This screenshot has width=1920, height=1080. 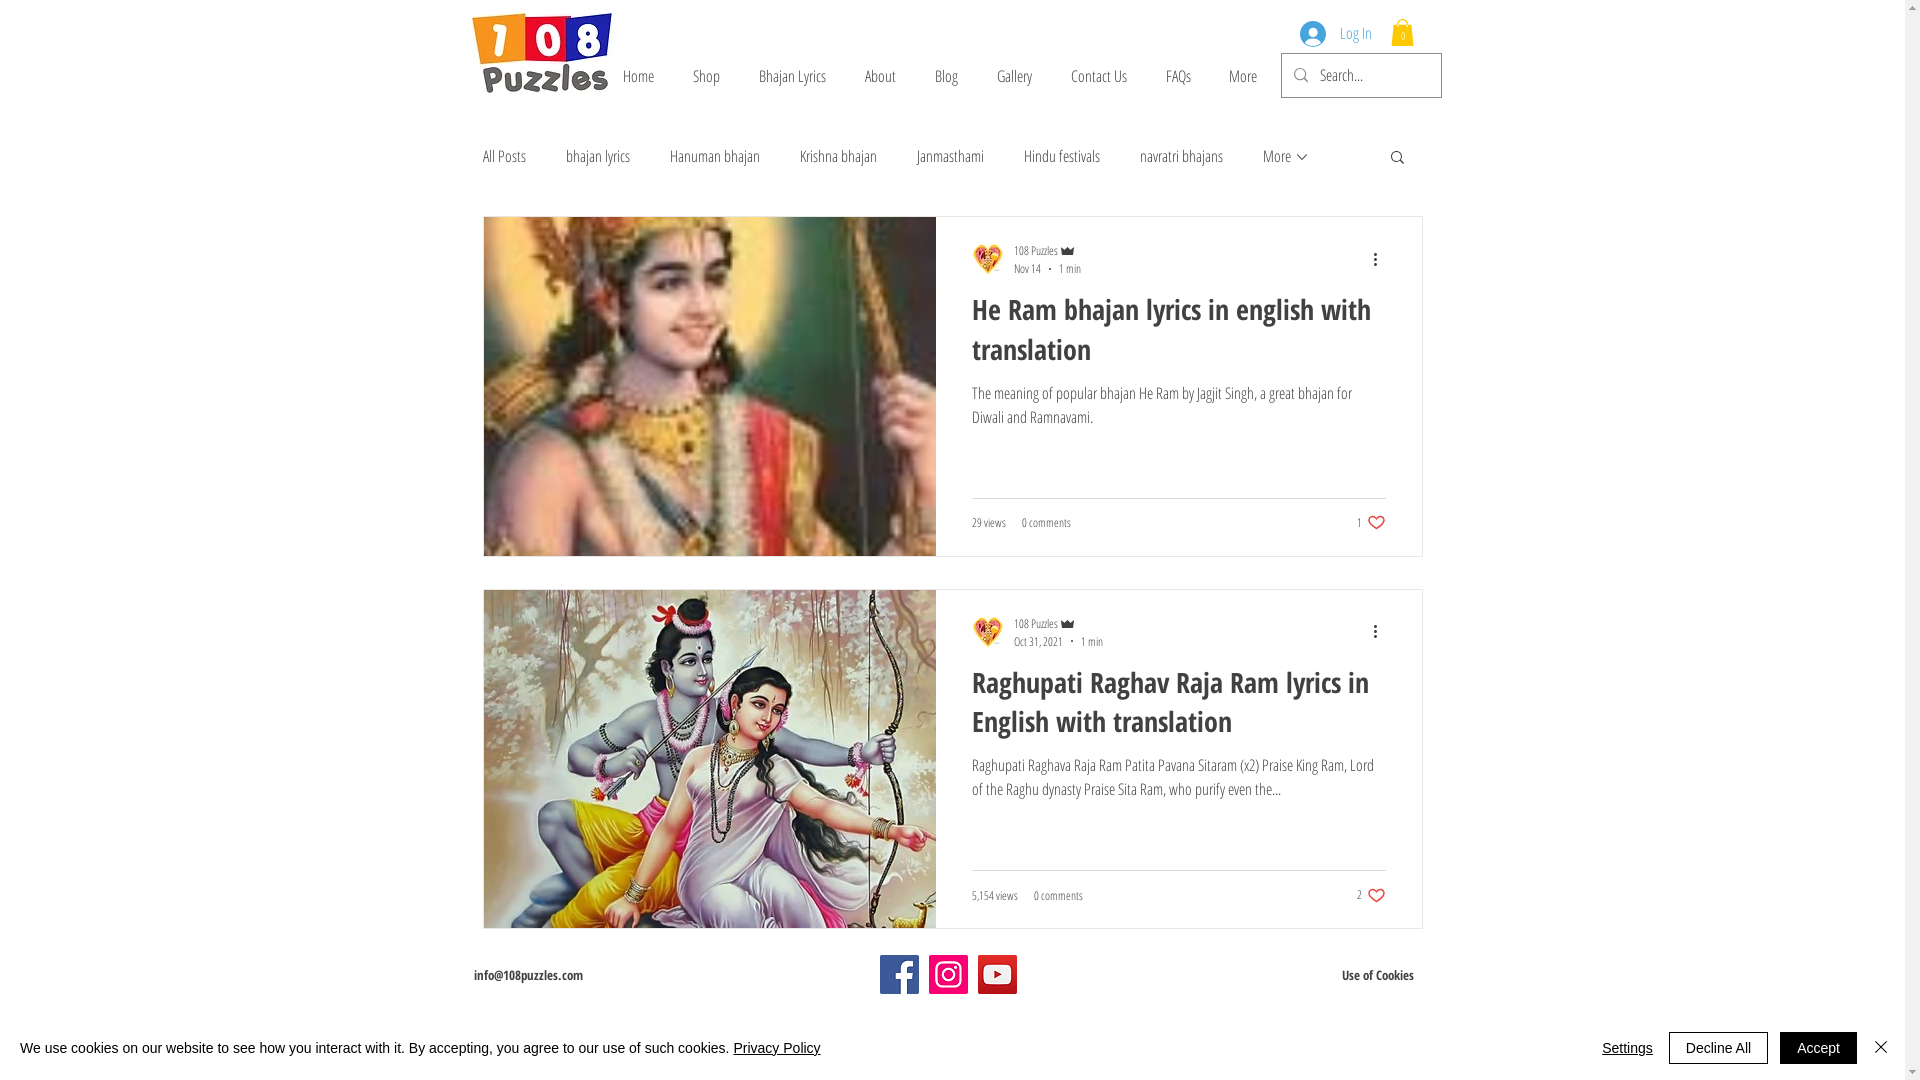 What do you see at coordinates (1400, 32) in the screenshot?
I see `'0'` at bounding box center [1400, 32].